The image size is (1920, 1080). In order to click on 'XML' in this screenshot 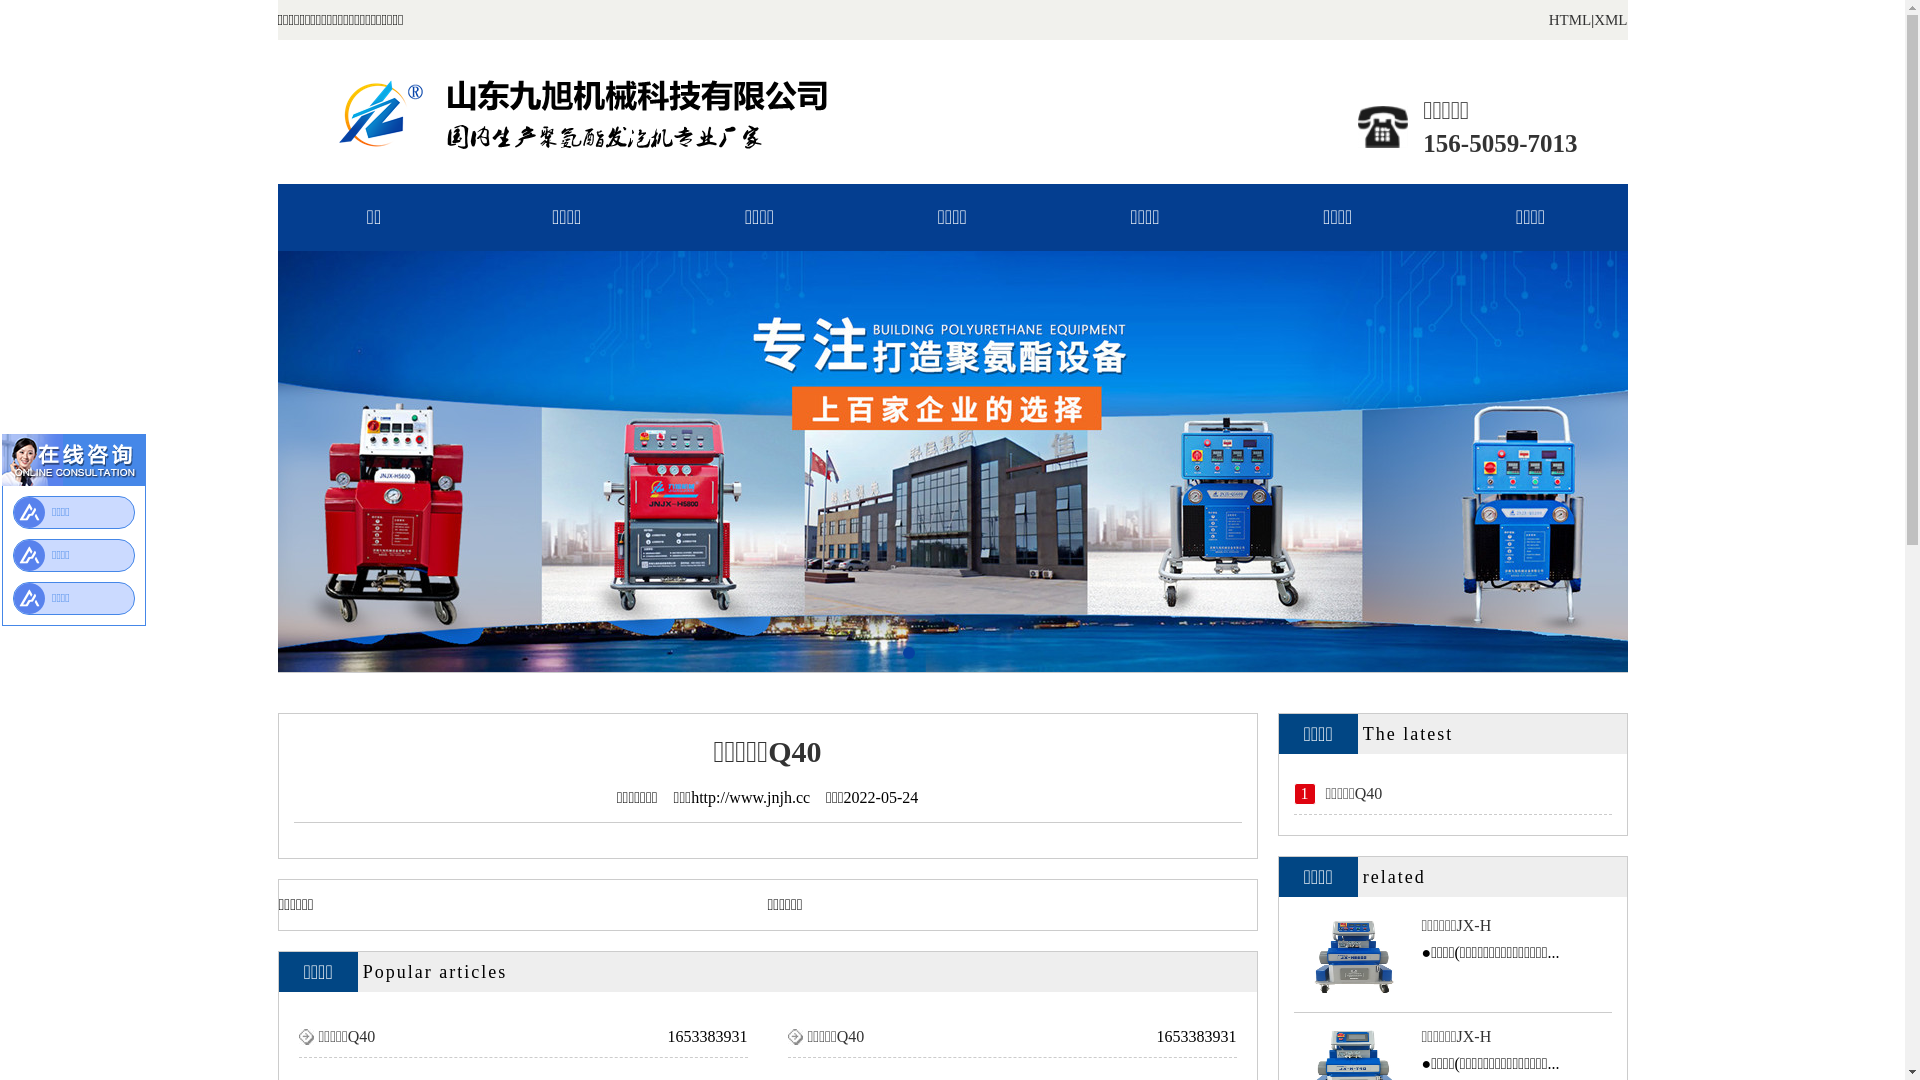, I will do `click(1610, 19)`.